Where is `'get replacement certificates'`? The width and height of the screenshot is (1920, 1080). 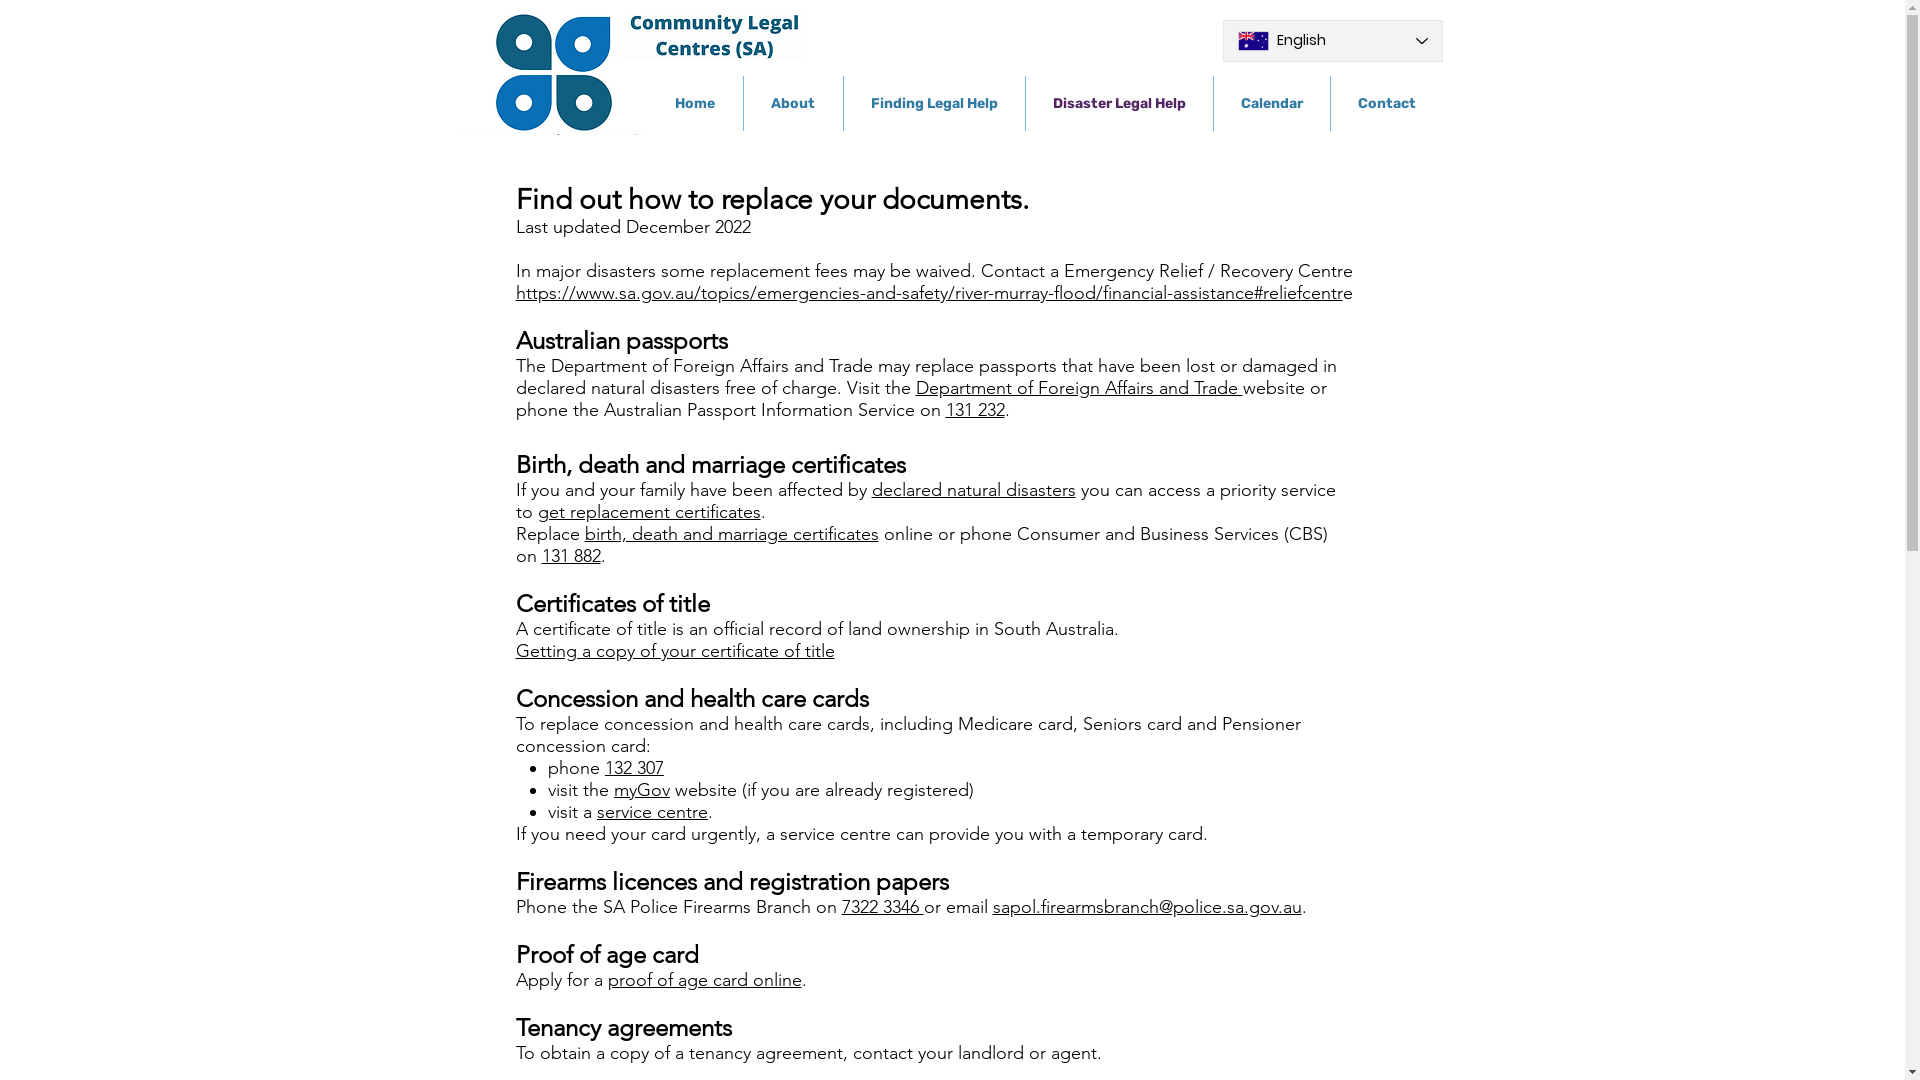
'get replacement certificates' is located at coordinates (649, 511).